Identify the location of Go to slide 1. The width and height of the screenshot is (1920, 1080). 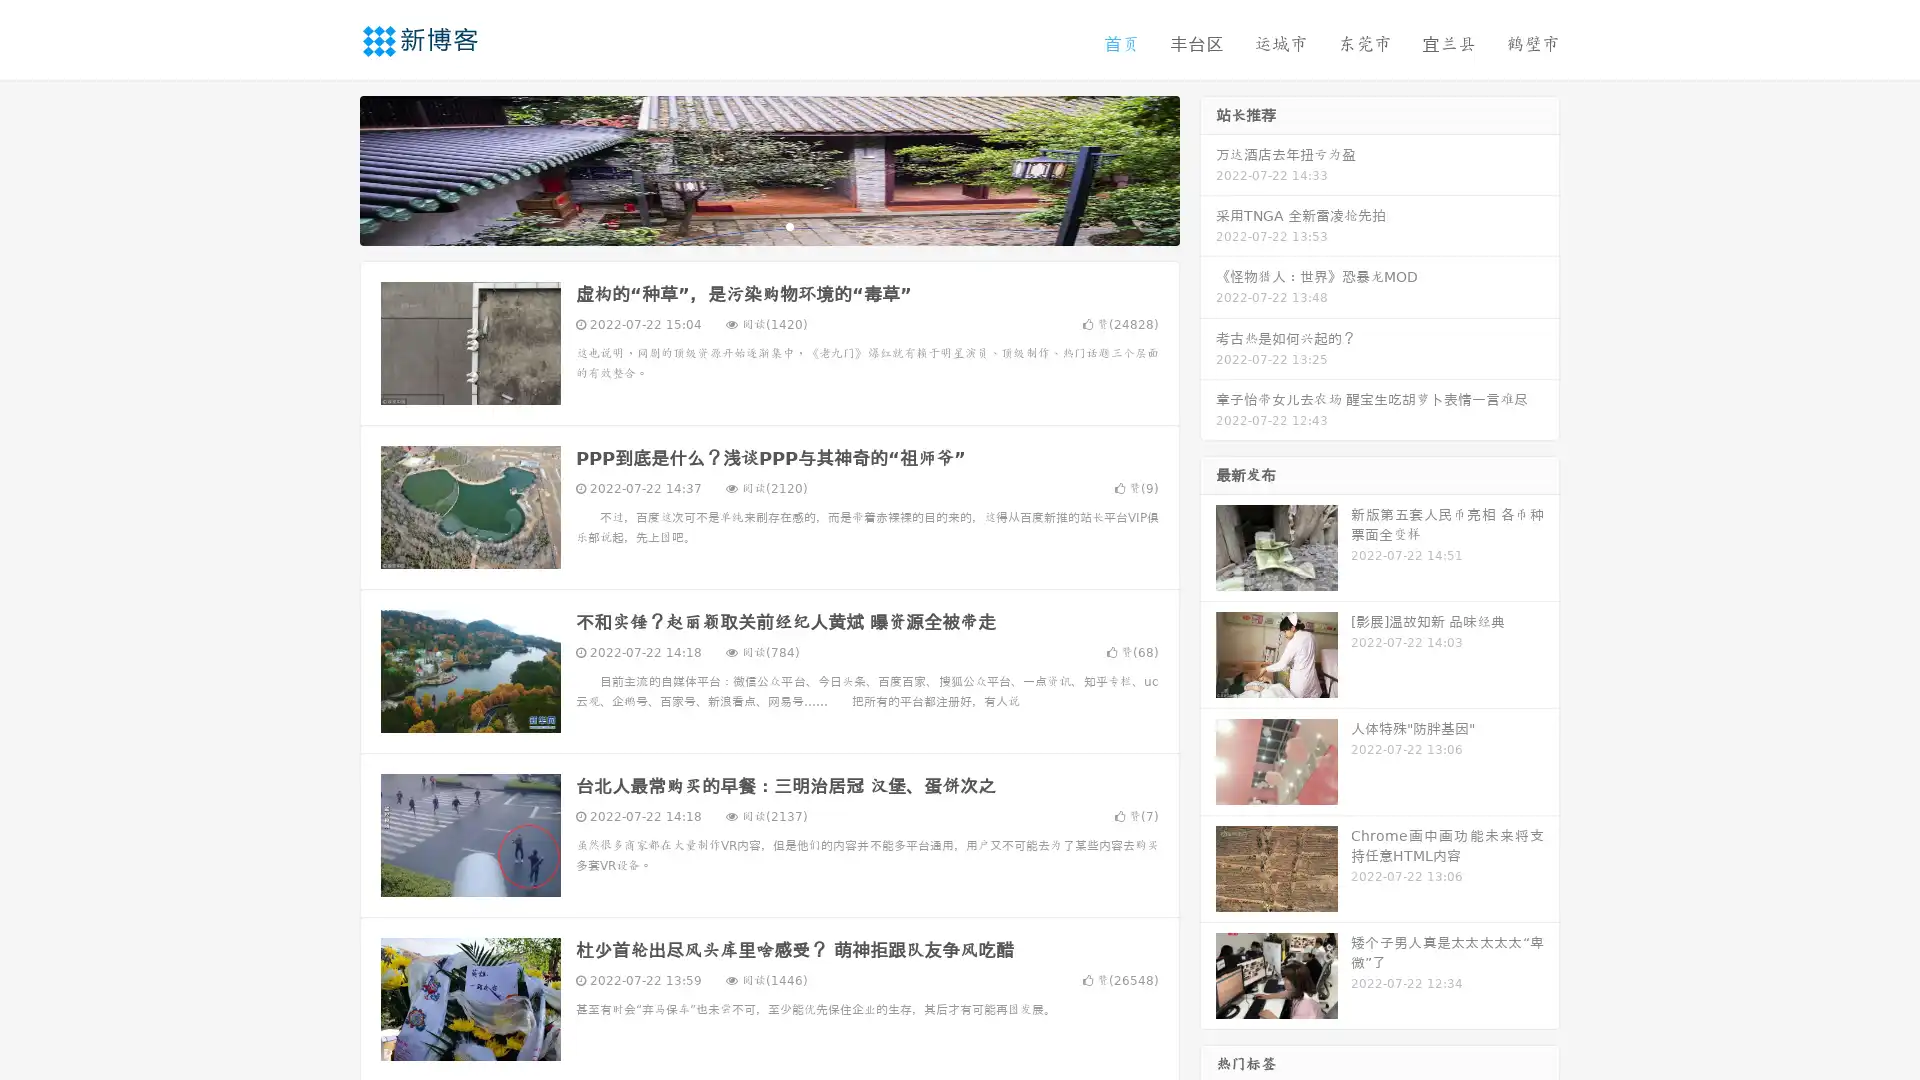
(748, 225).